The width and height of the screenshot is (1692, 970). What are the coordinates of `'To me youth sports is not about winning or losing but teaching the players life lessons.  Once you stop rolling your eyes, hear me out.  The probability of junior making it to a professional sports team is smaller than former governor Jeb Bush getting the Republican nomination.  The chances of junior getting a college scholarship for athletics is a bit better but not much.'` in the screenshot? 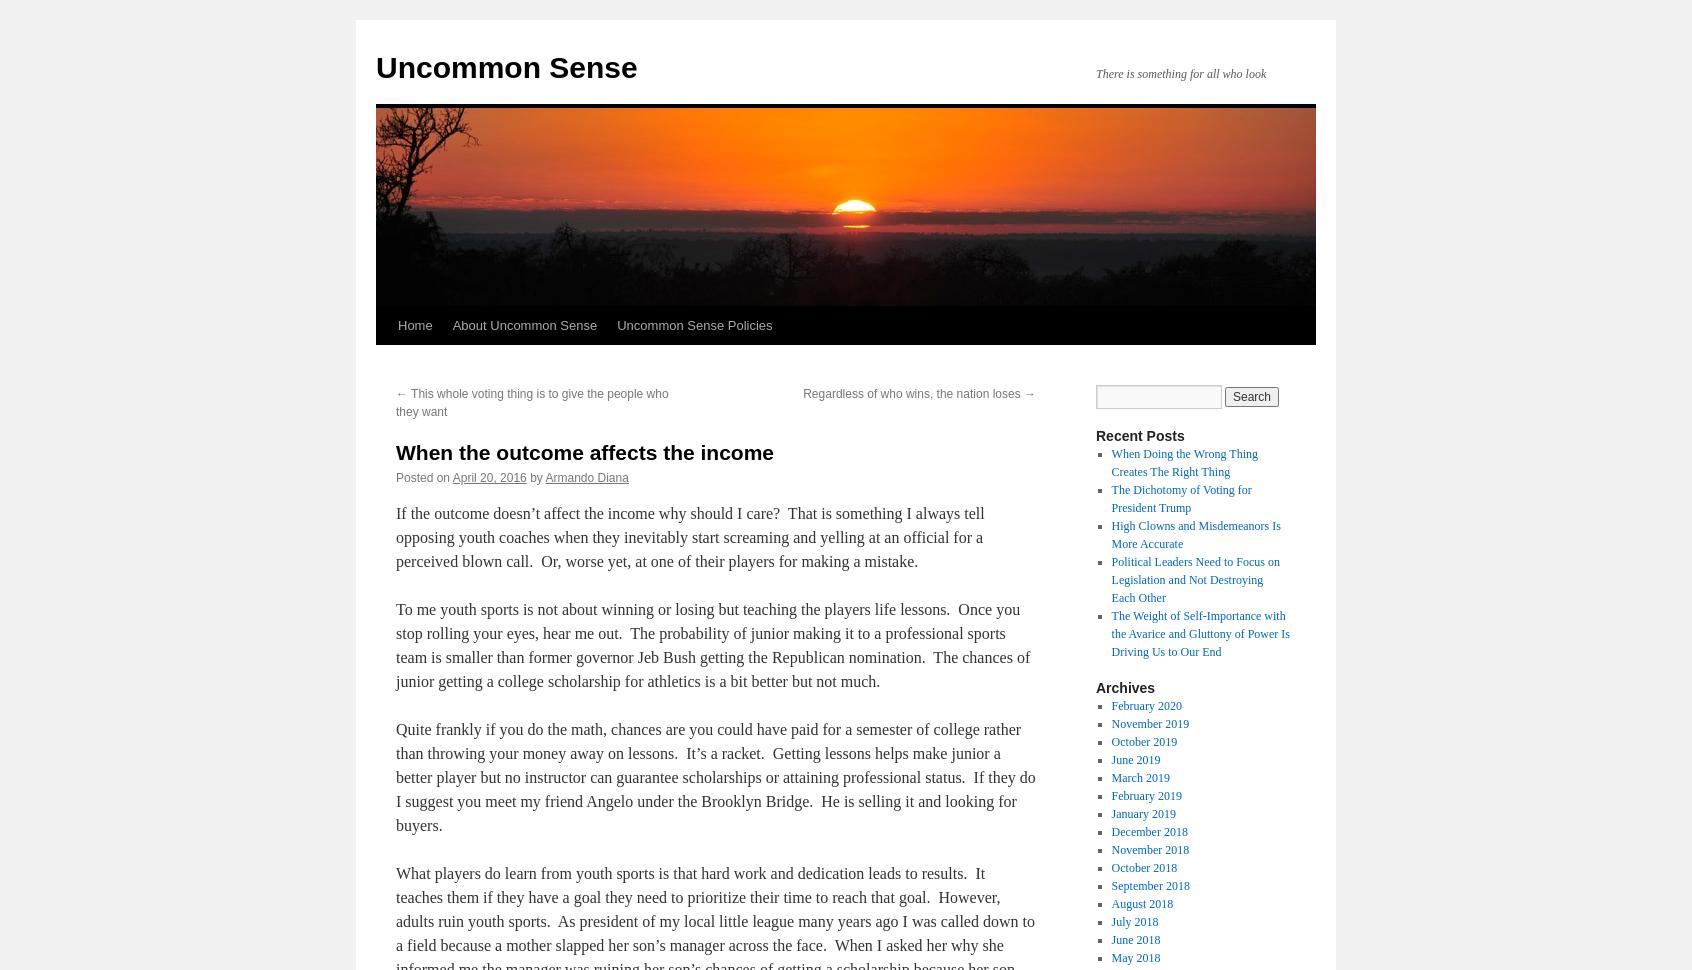 It's located at (712, 644).